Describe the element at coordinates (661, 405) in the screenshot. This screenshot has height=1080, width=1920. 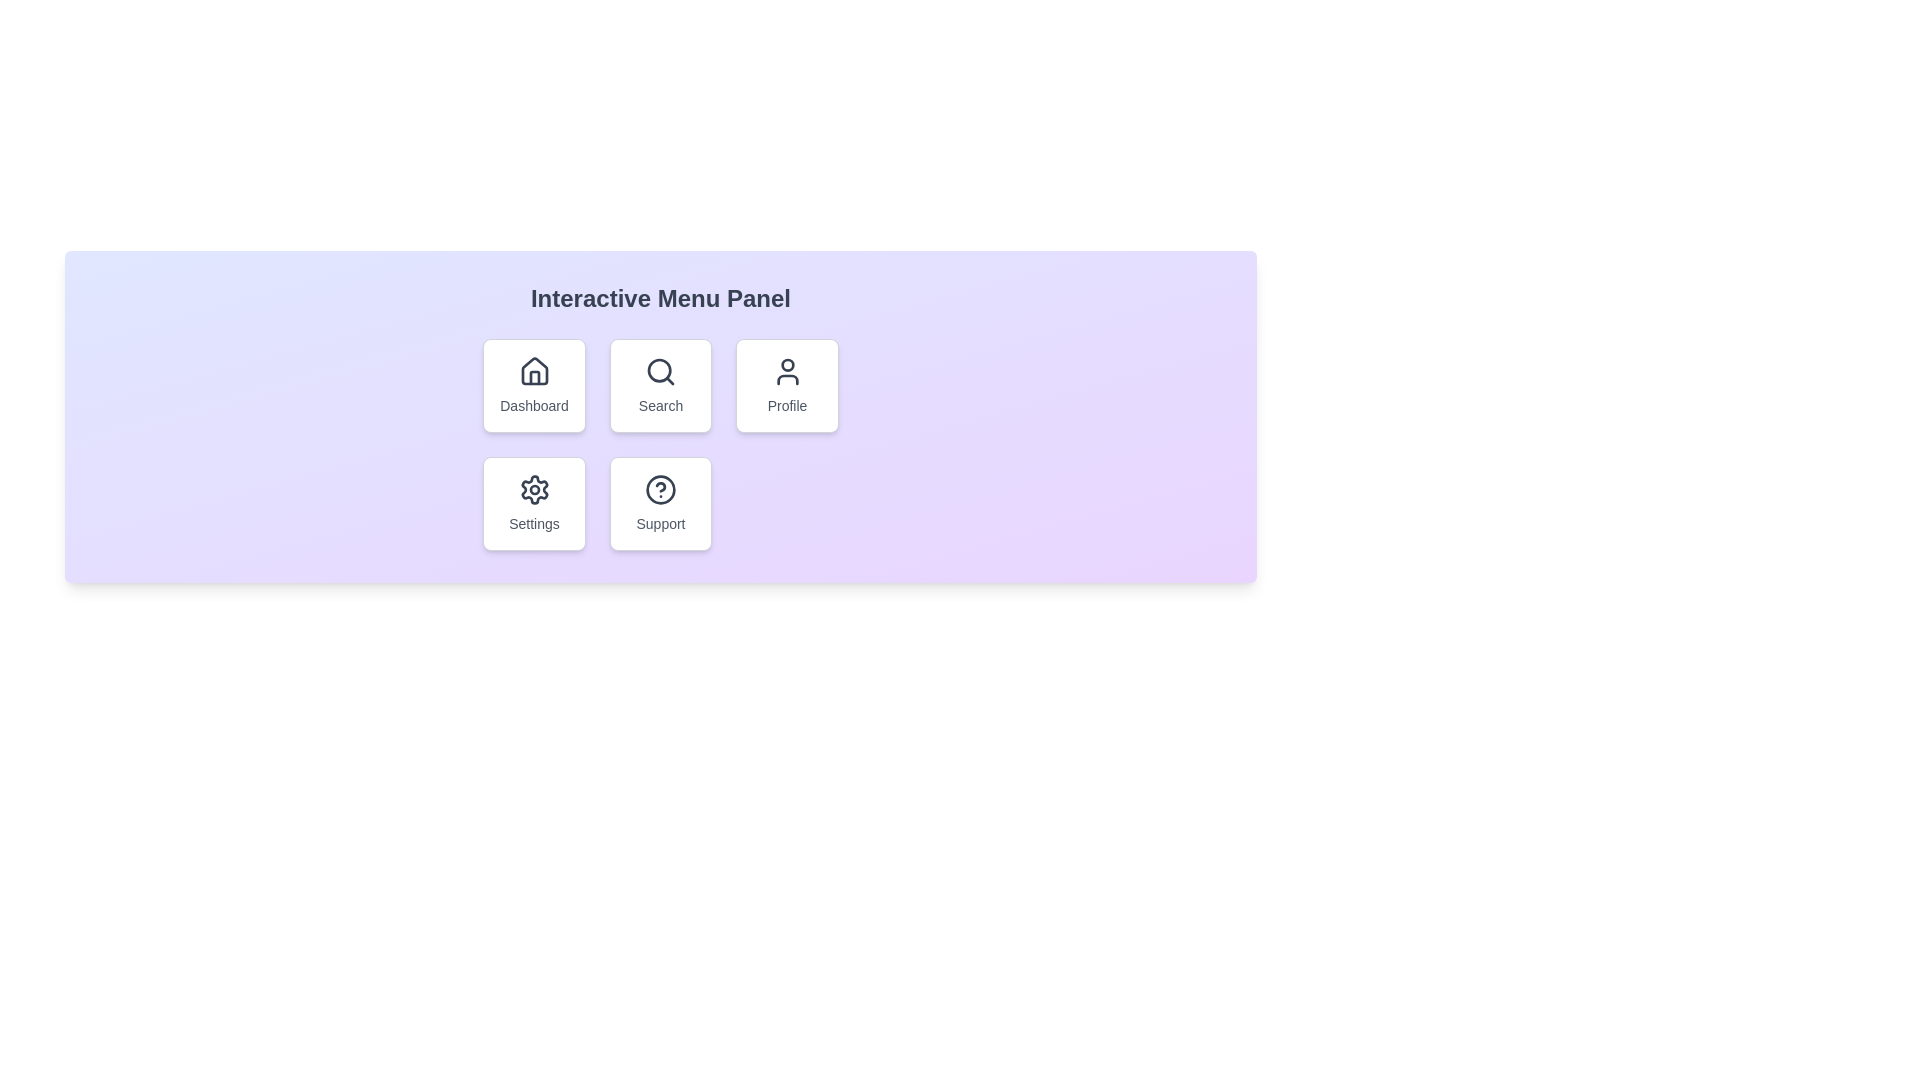
I see `the text label "Search" located within the second button of the top row in a button panel, which is part of a 2x3 grid layout` at that location.